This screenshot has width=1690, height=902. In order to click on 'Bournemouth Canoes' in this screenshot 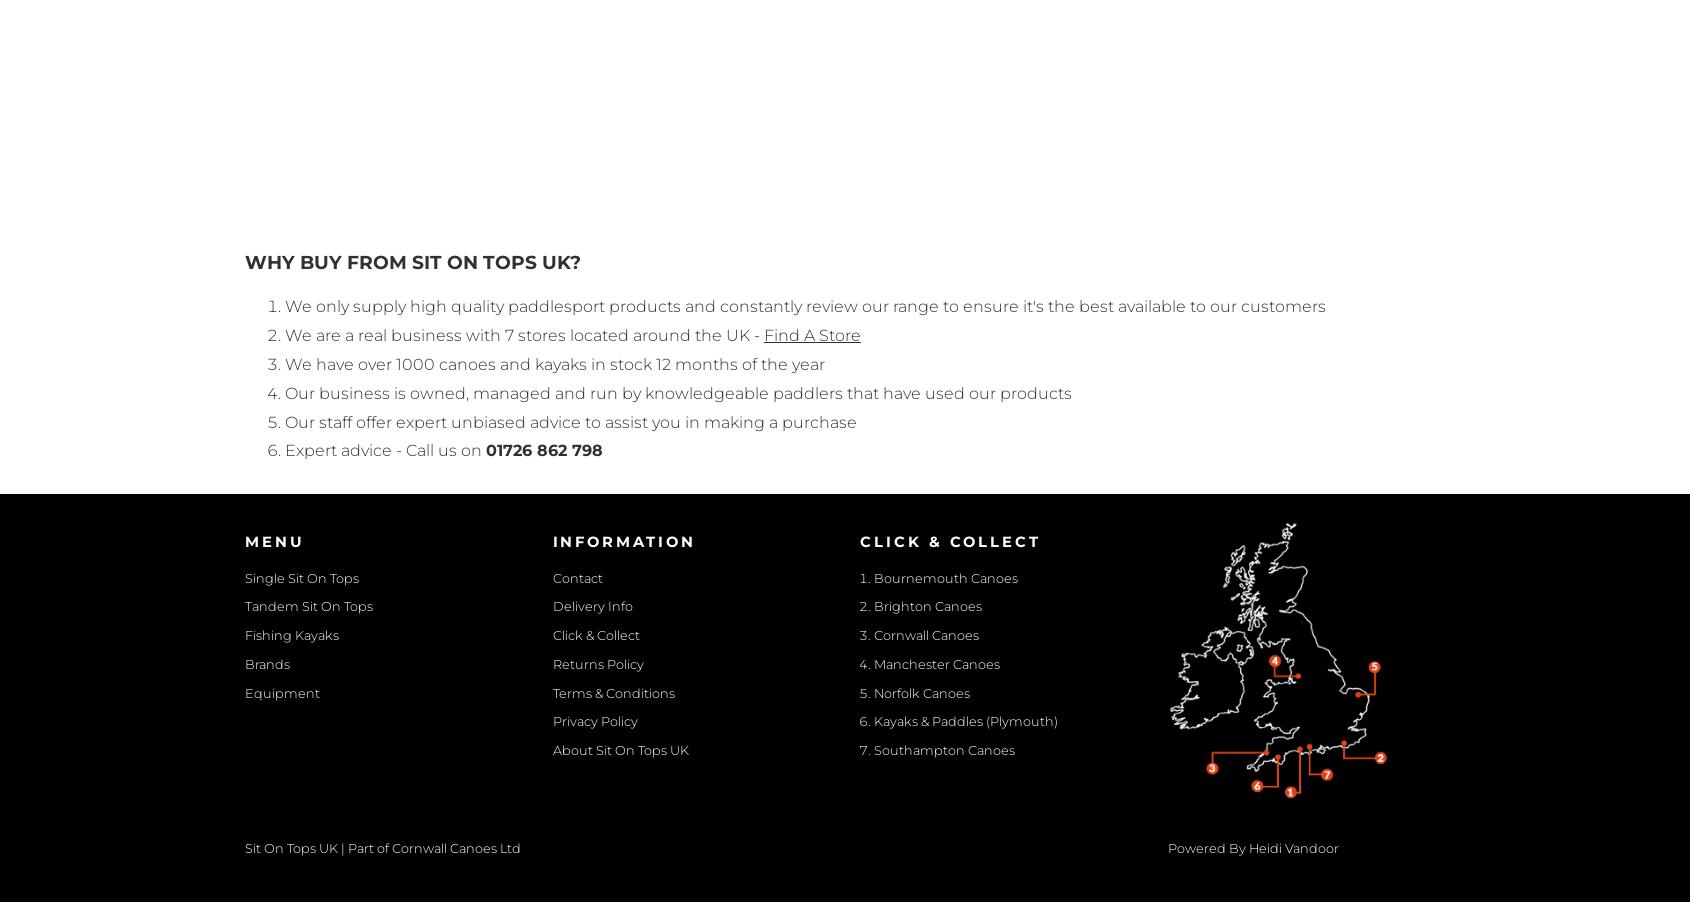, I will do `click(873, 577)`.